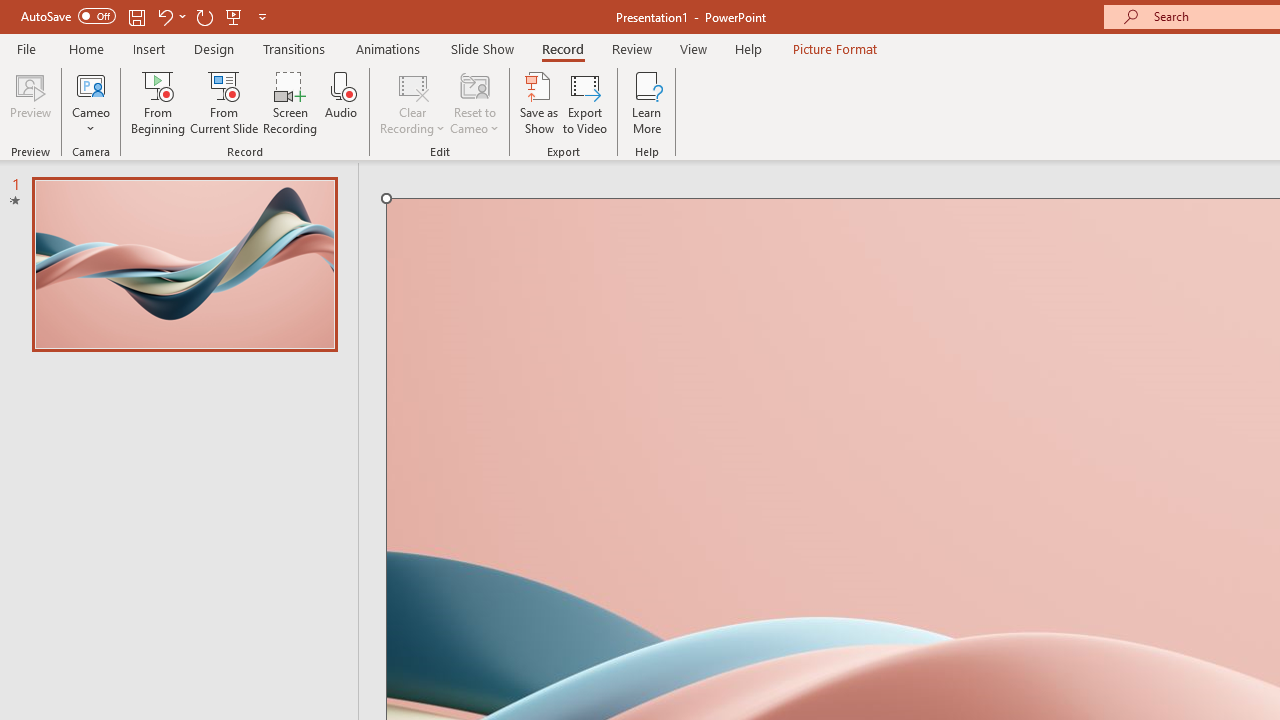  What do you see at coordinates (184, 263) in the screenshot?
I see `'Slide'` at bounding box center [184, 263].